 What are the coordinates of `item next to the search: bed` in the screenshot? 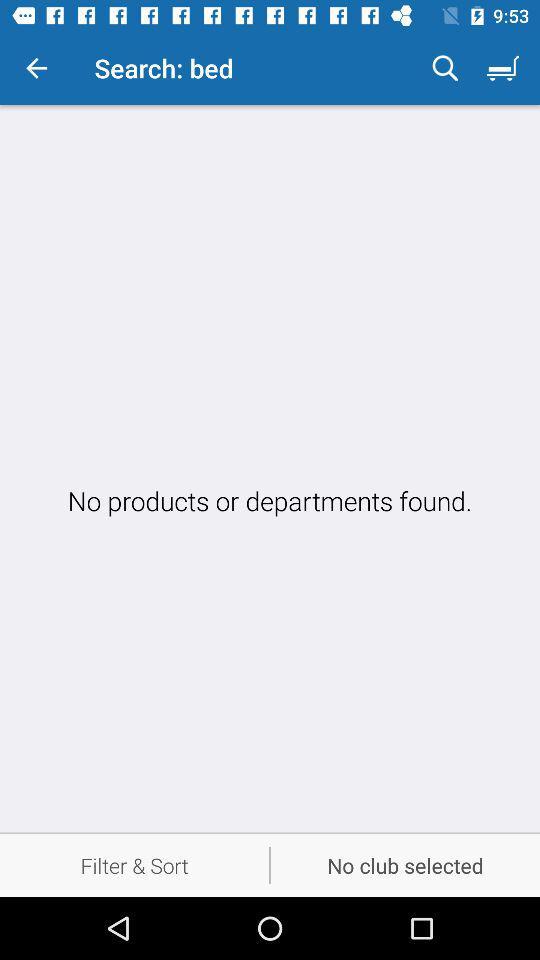 It's located at (445, 68).